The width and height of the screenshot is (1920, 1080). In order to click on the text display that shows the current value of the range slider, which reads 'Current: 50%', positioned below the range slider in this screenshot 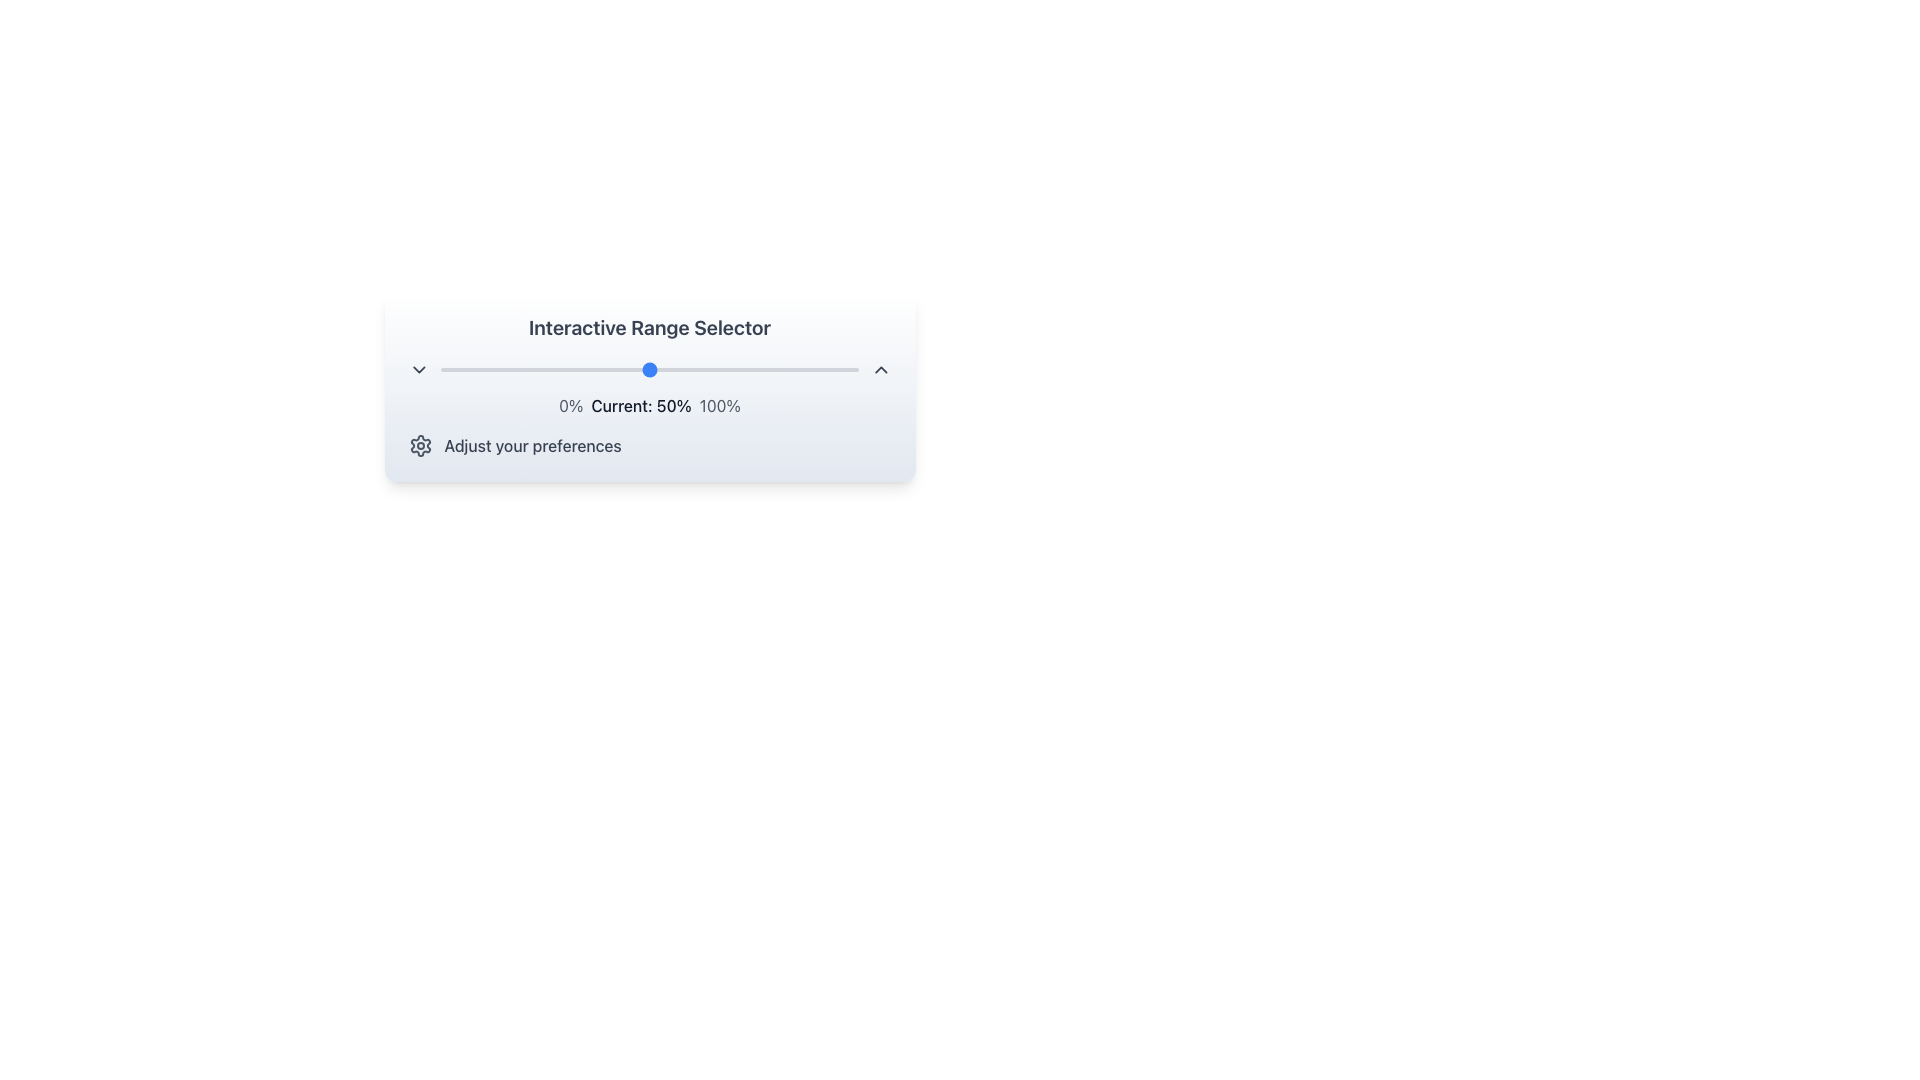, I will do `click(649, 405)`.